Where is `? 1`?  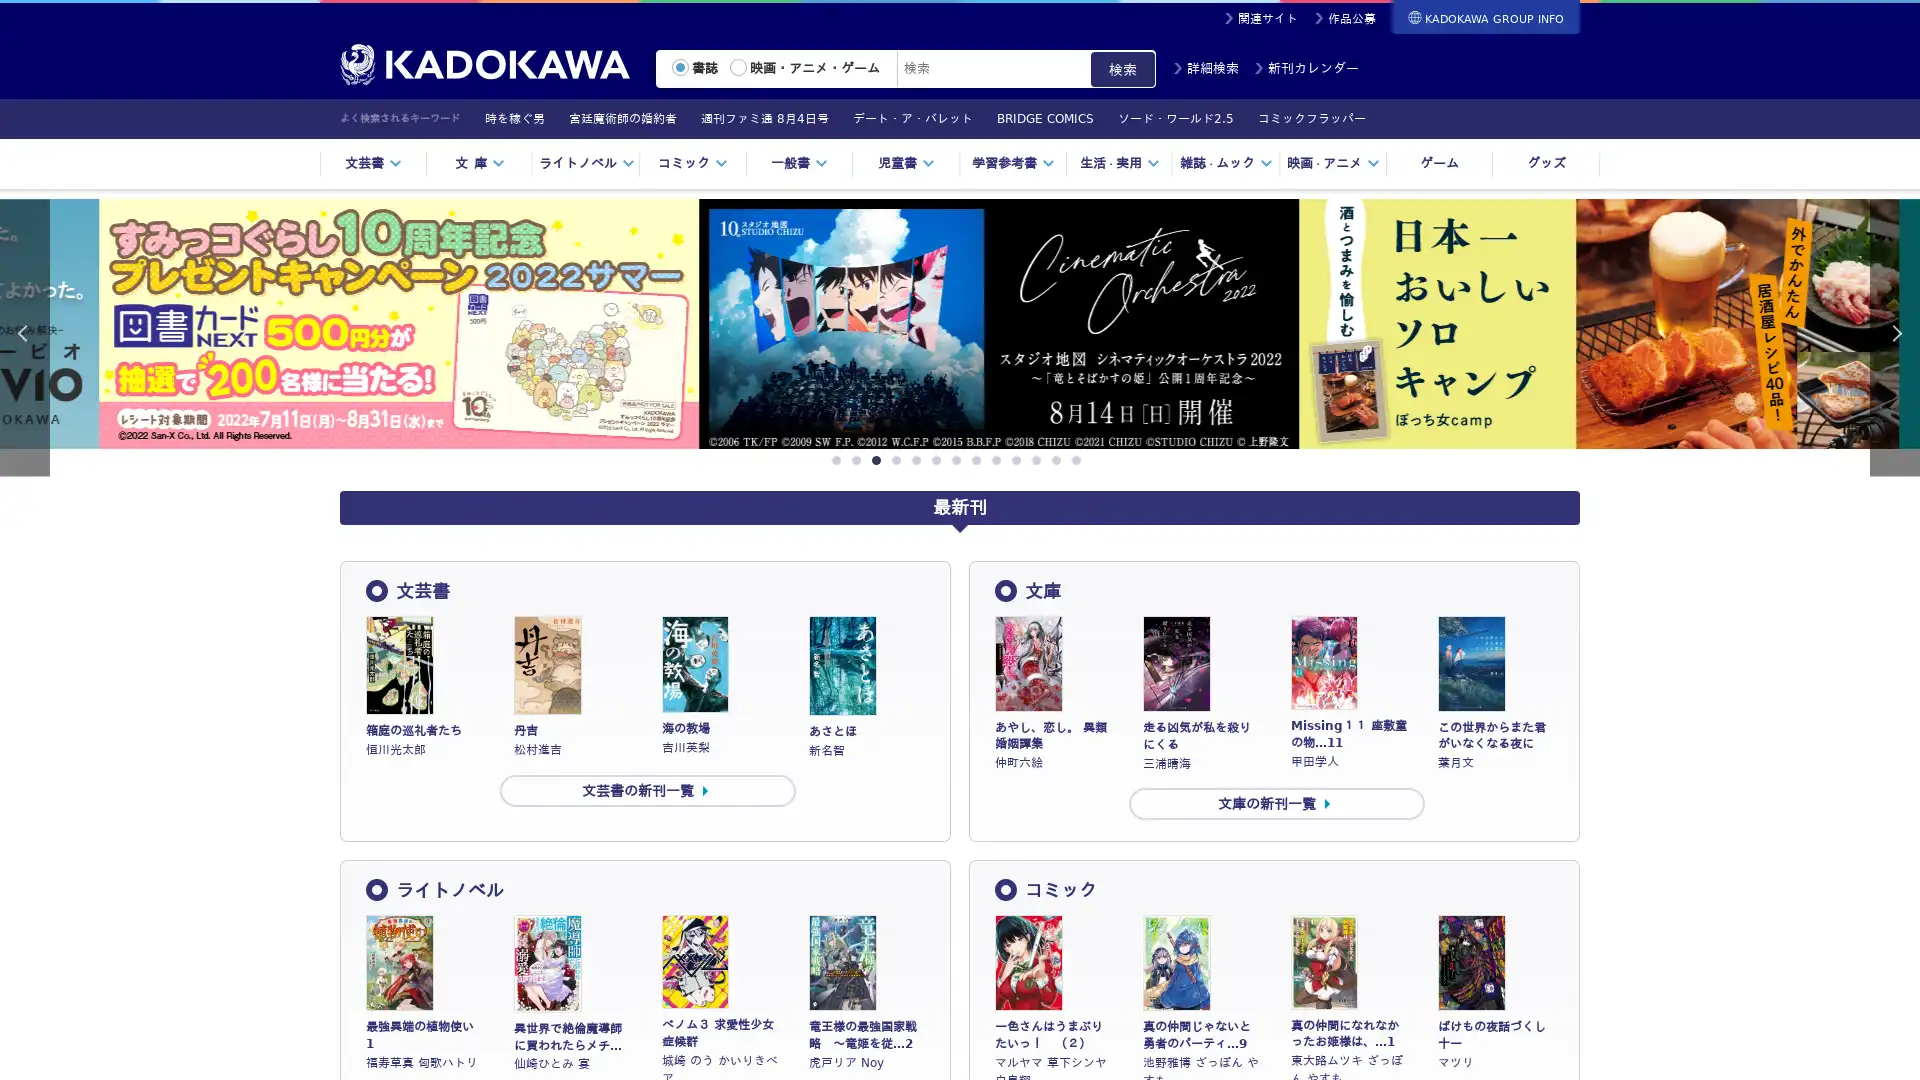 ? 1 is located at coordinates (983, 150).